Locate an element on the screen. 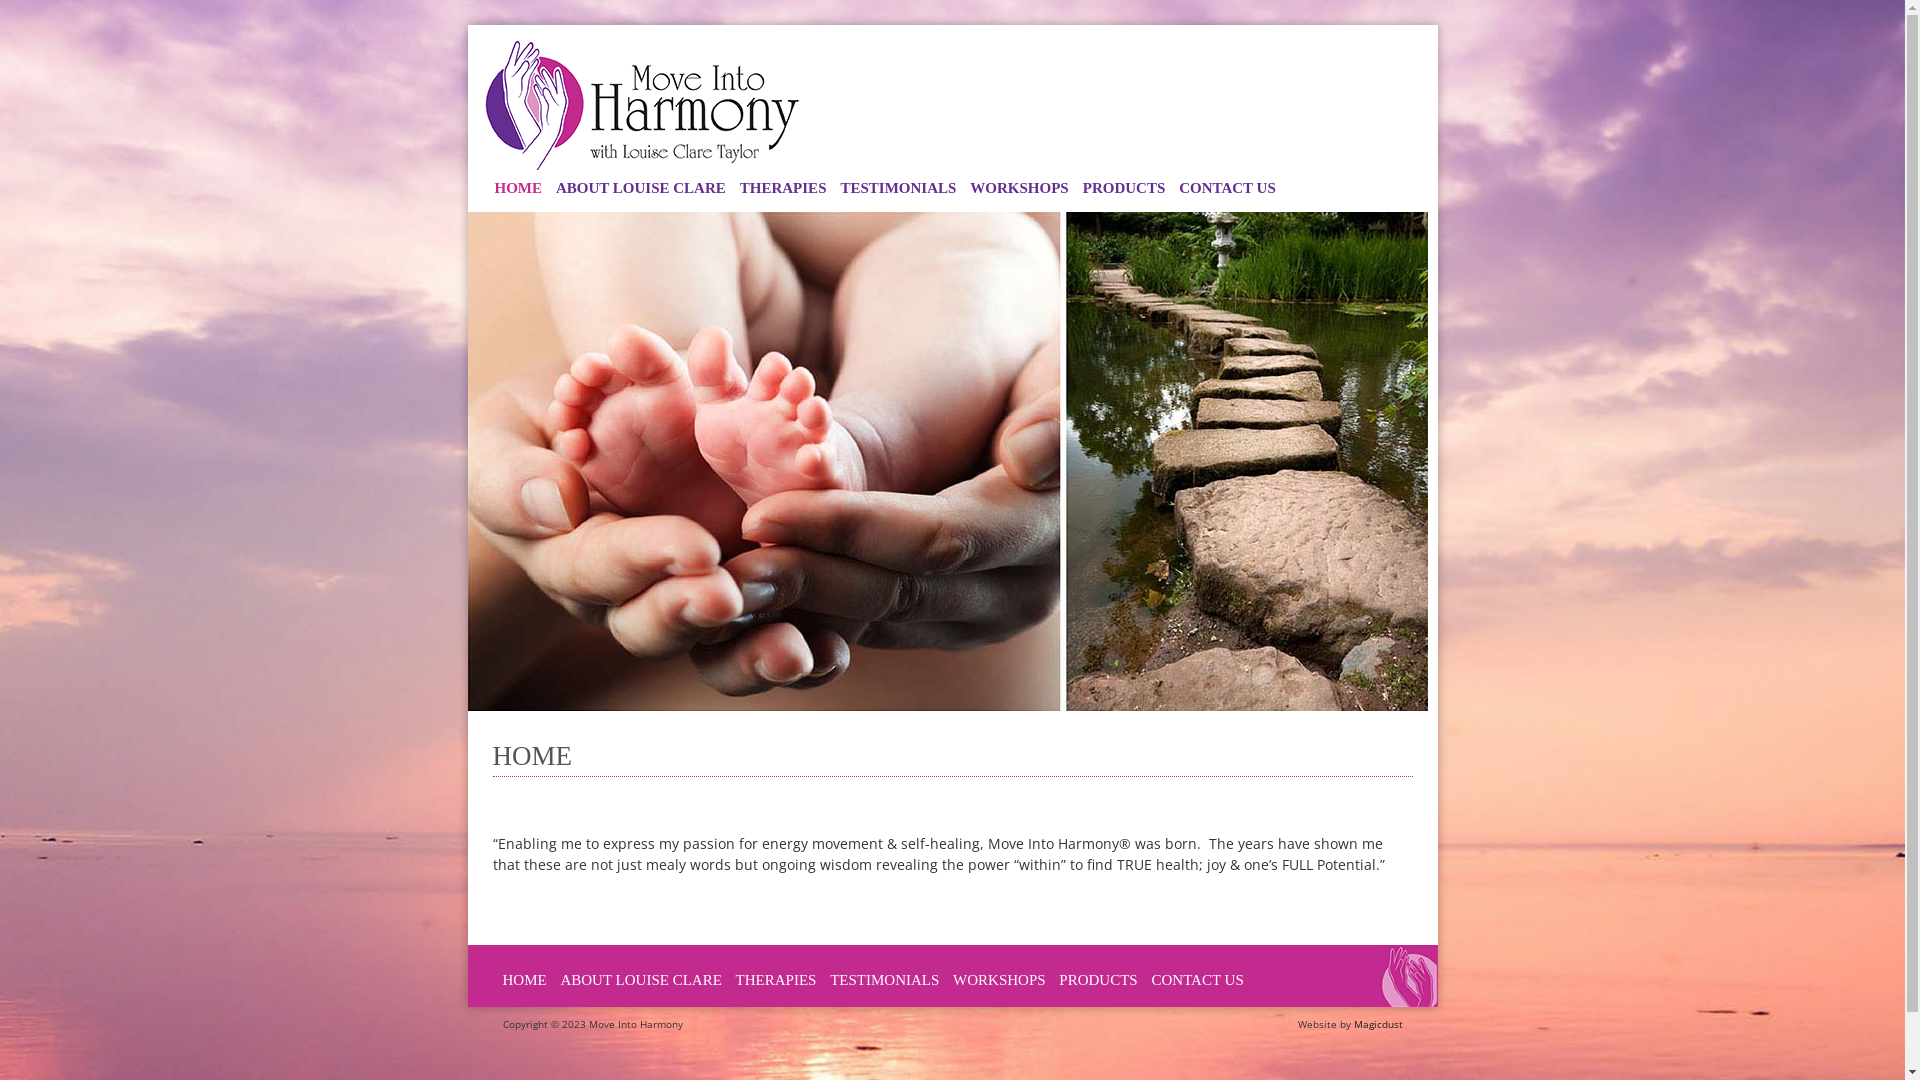 The height and width of the screenshot is (1080, 1920). 'ABOUT LOUISE CLARE' is located at coordinates (548, 188).